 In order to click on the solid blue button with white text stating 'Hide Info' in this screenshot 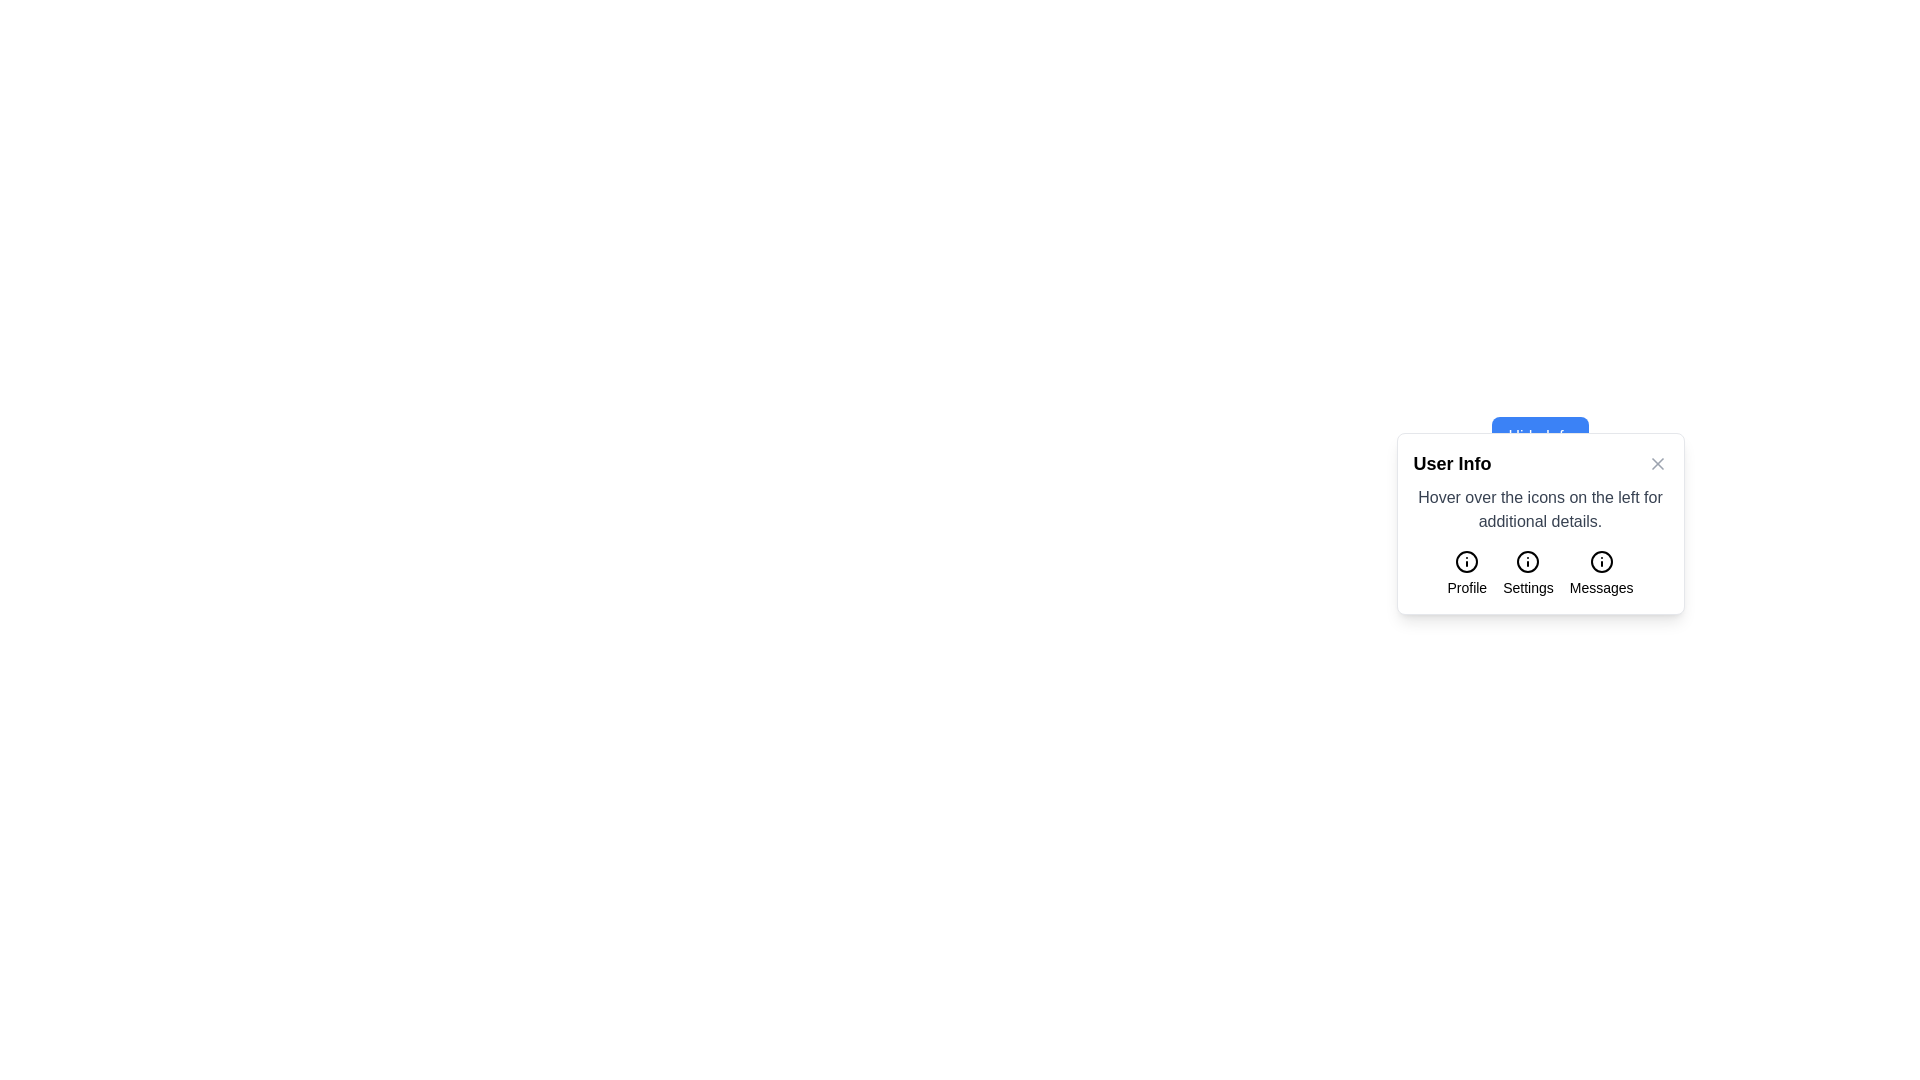, I will do `click(1539, 435)`.